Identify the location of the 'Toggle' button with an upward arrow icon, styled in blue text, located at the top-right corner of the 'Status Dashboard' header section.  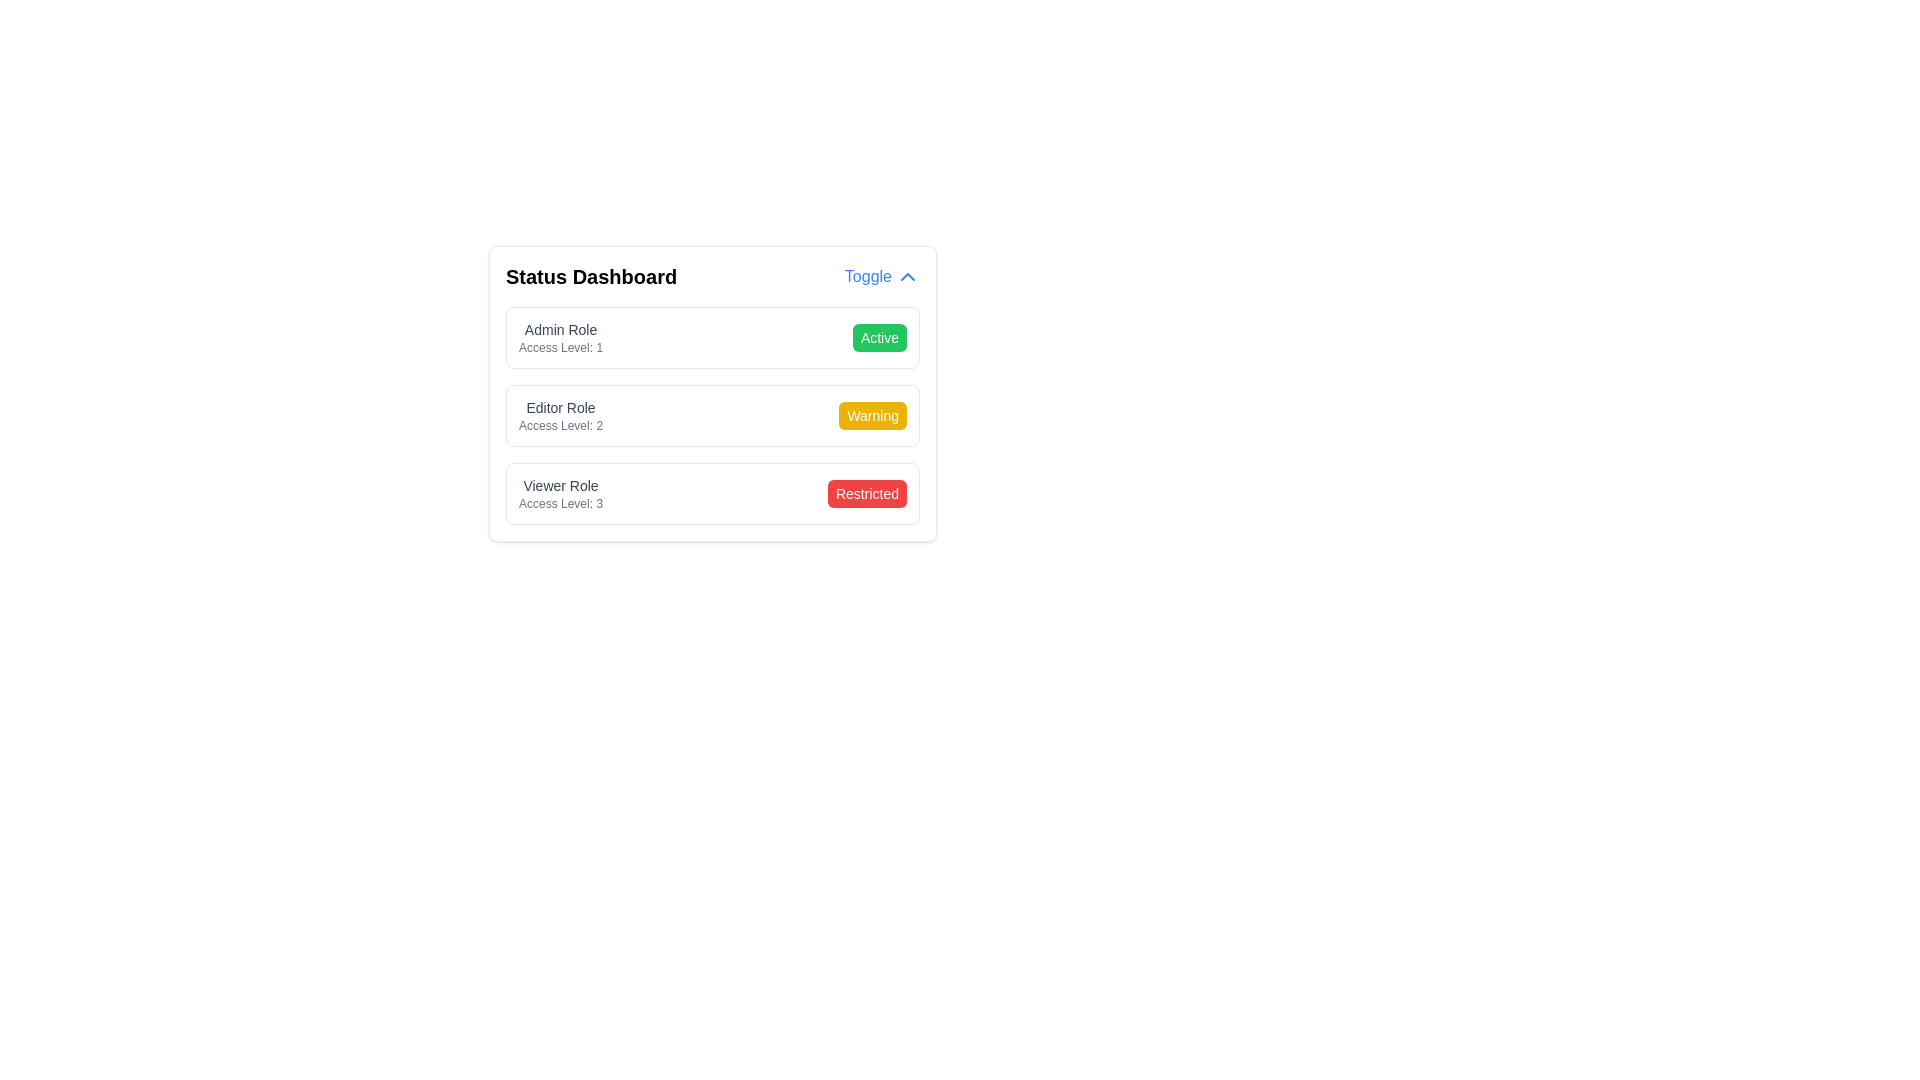
(881, 277).